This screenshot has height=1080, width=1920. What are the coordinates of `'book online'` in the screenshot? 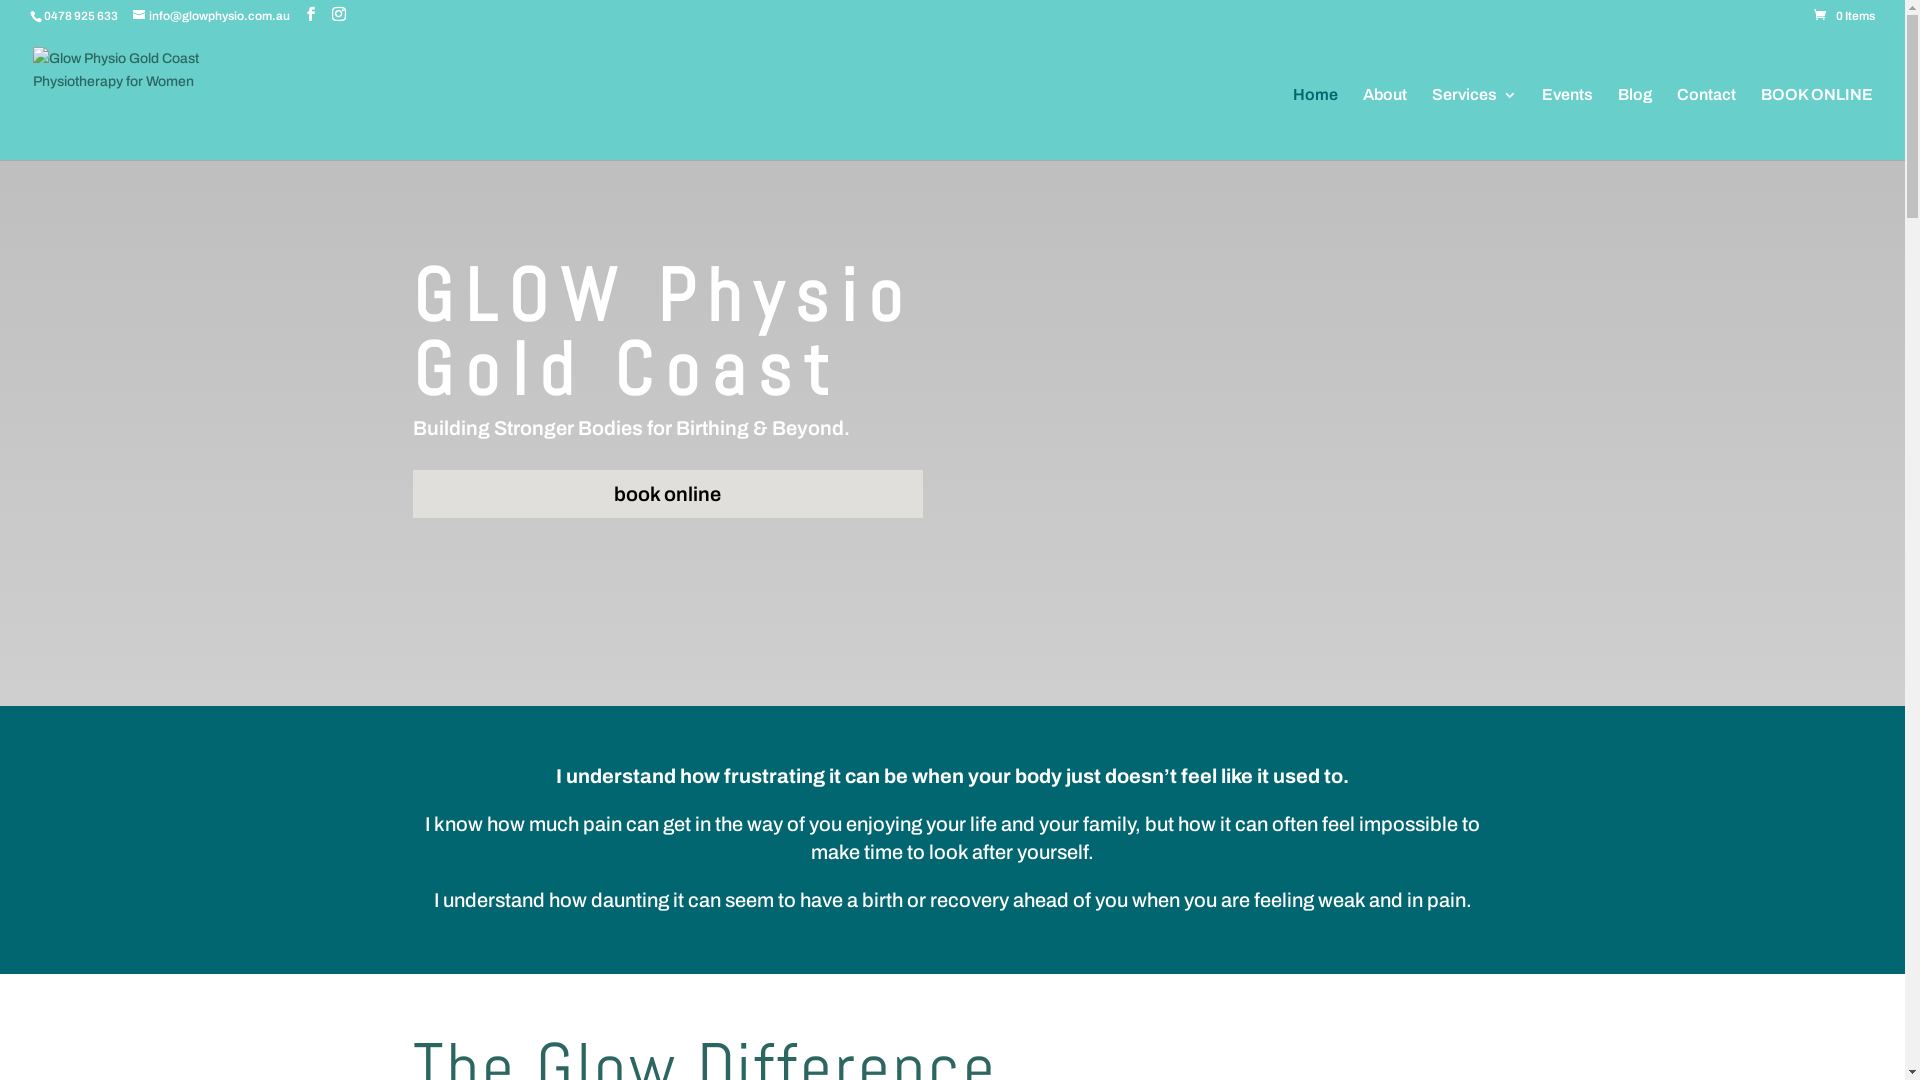 It's located at (667, 493).